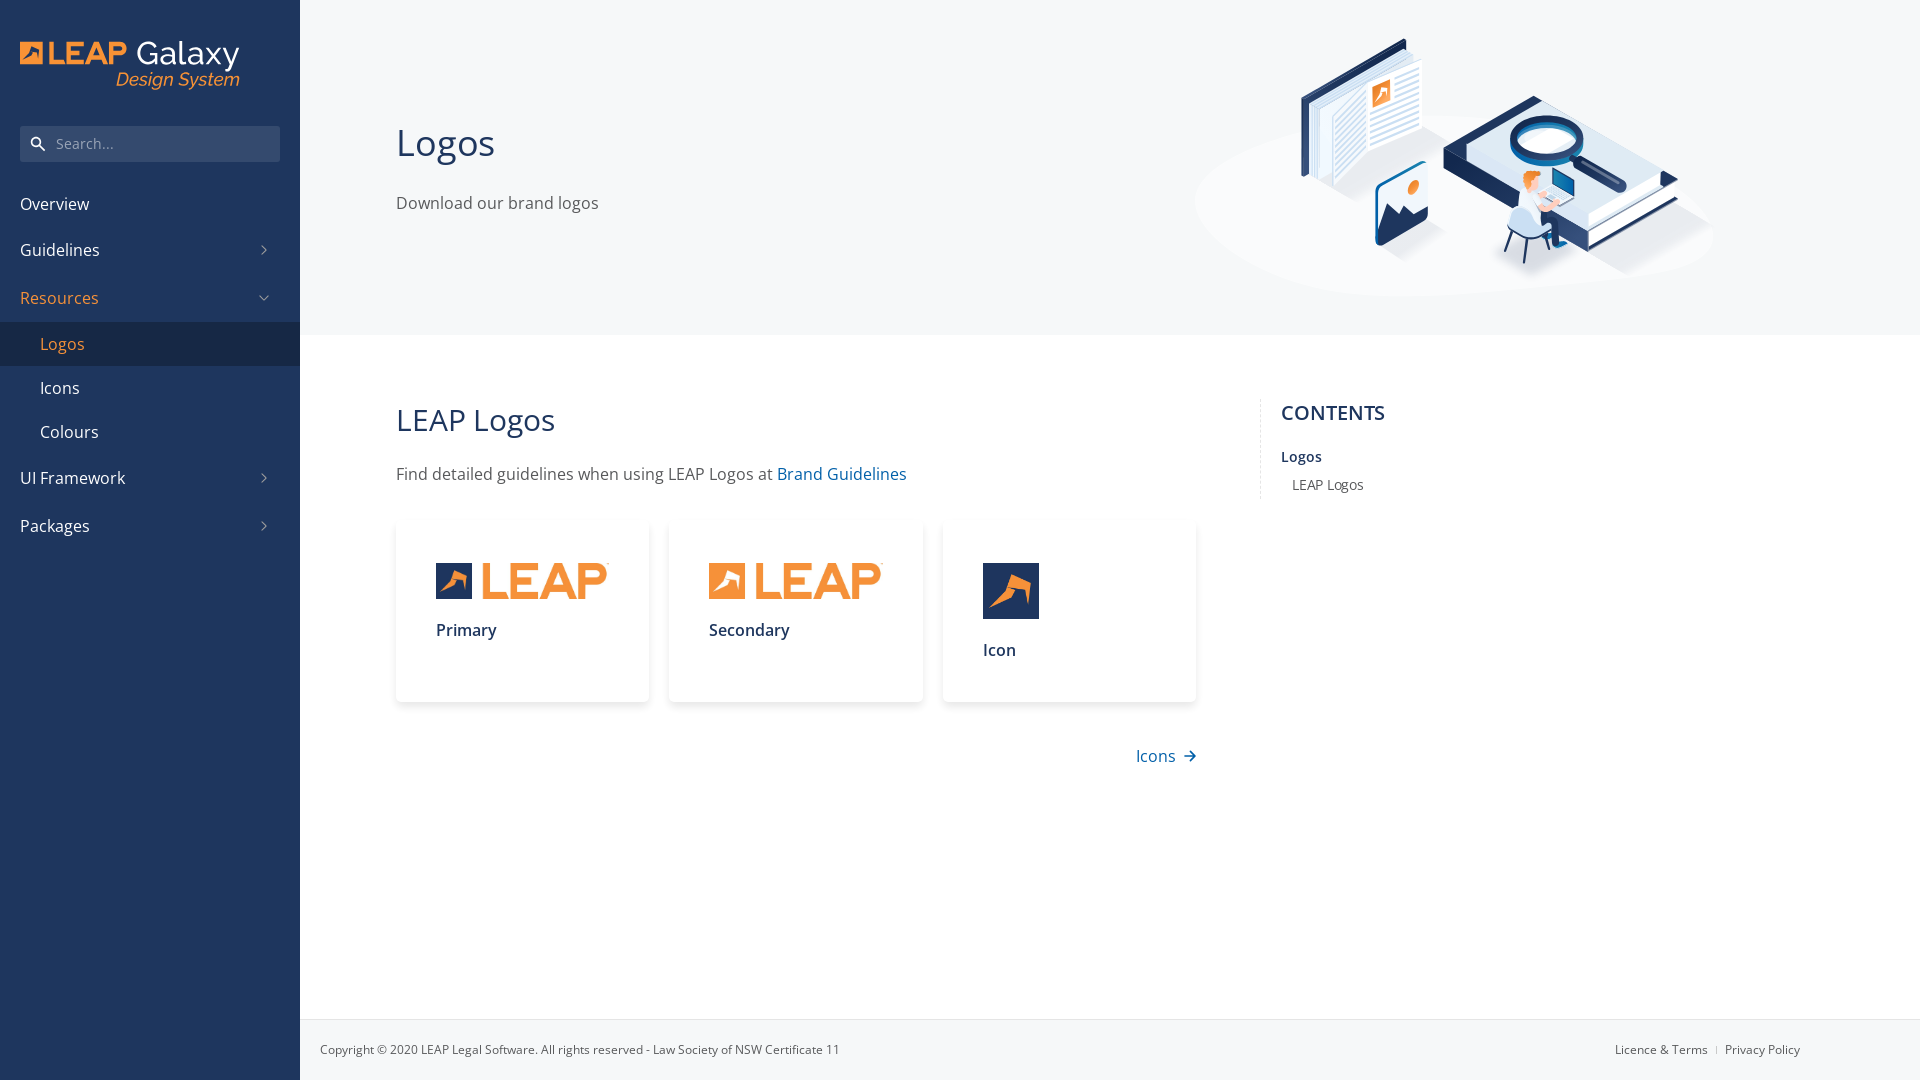  Describe the element at coordinates (794, 609) in the screenshot. I see `'Secondary'` at that location.